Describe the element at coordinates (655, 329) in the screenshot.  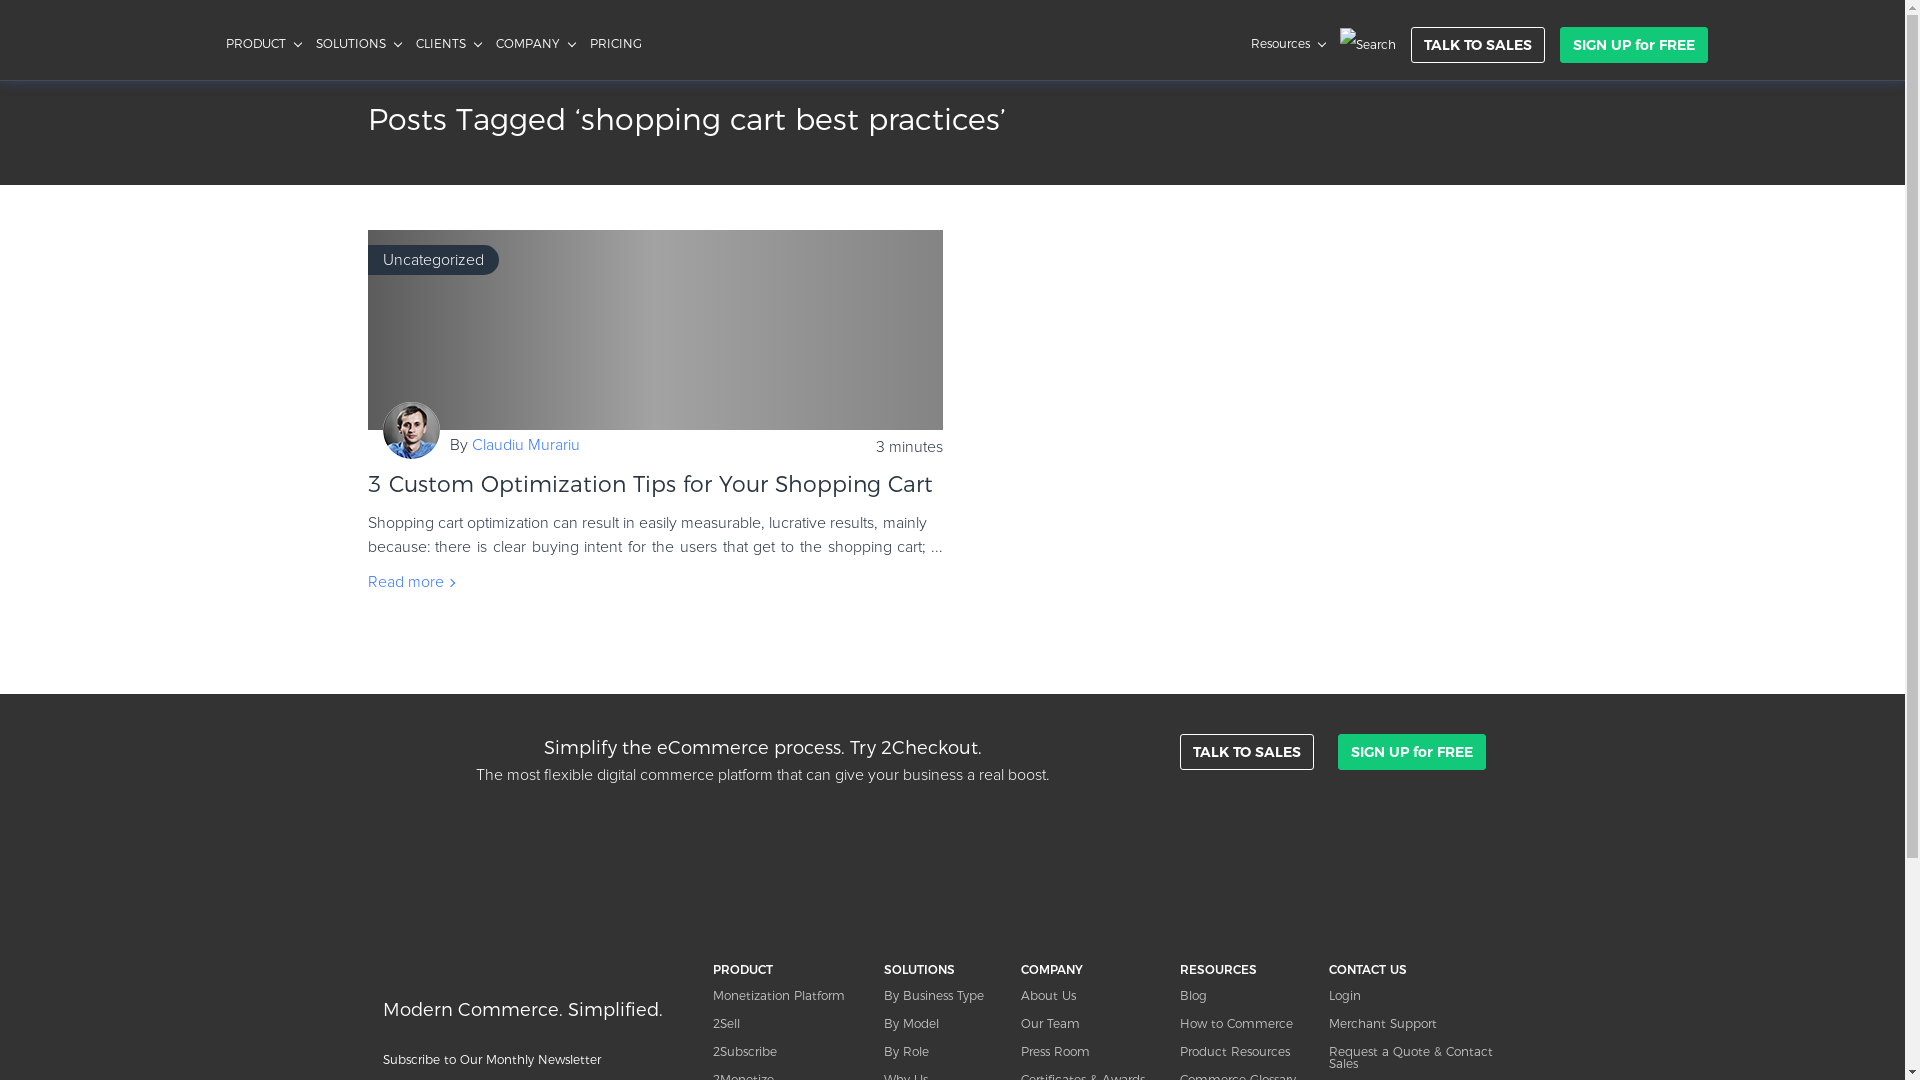
I see `'3 Custom Optimization Tips for Your Shopping Cart'` at that location.